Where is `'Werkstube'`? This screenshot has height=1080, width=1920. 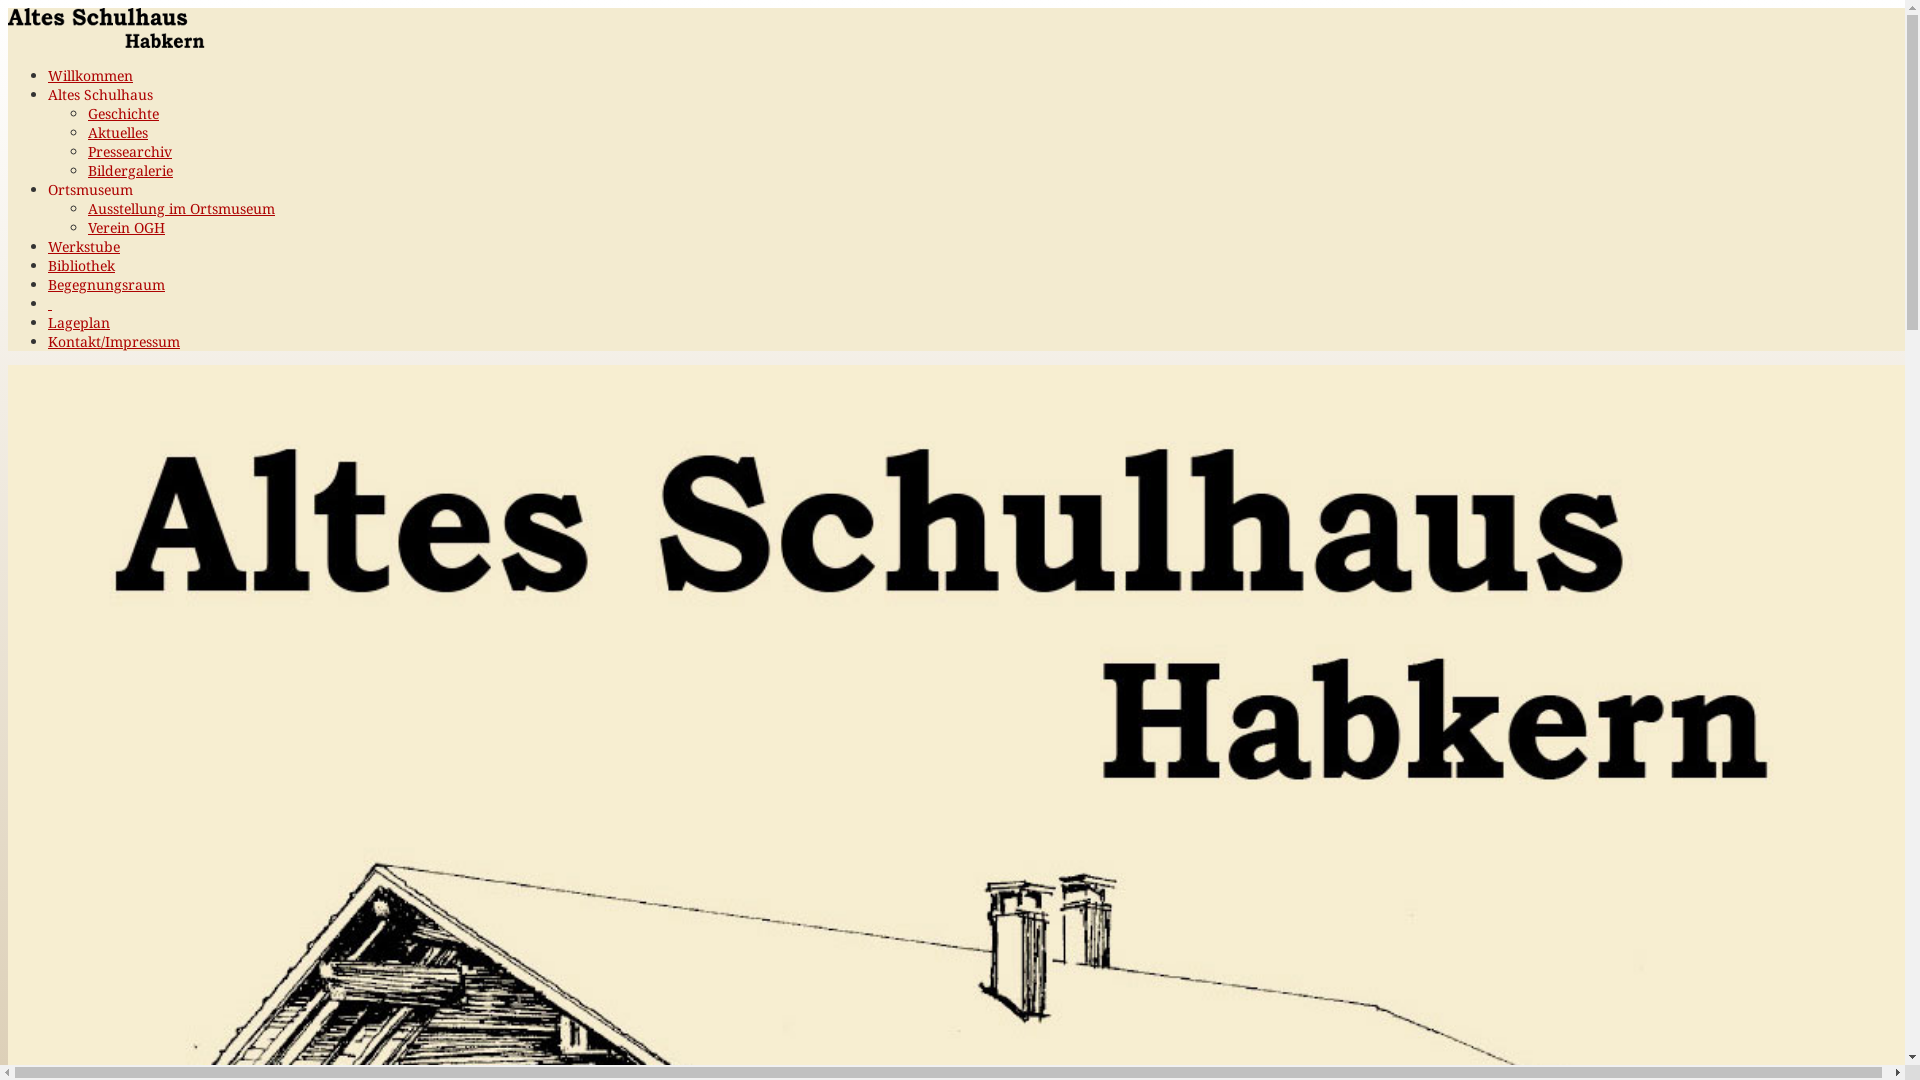 'Werkstube' is located at coordinates (82, 245).